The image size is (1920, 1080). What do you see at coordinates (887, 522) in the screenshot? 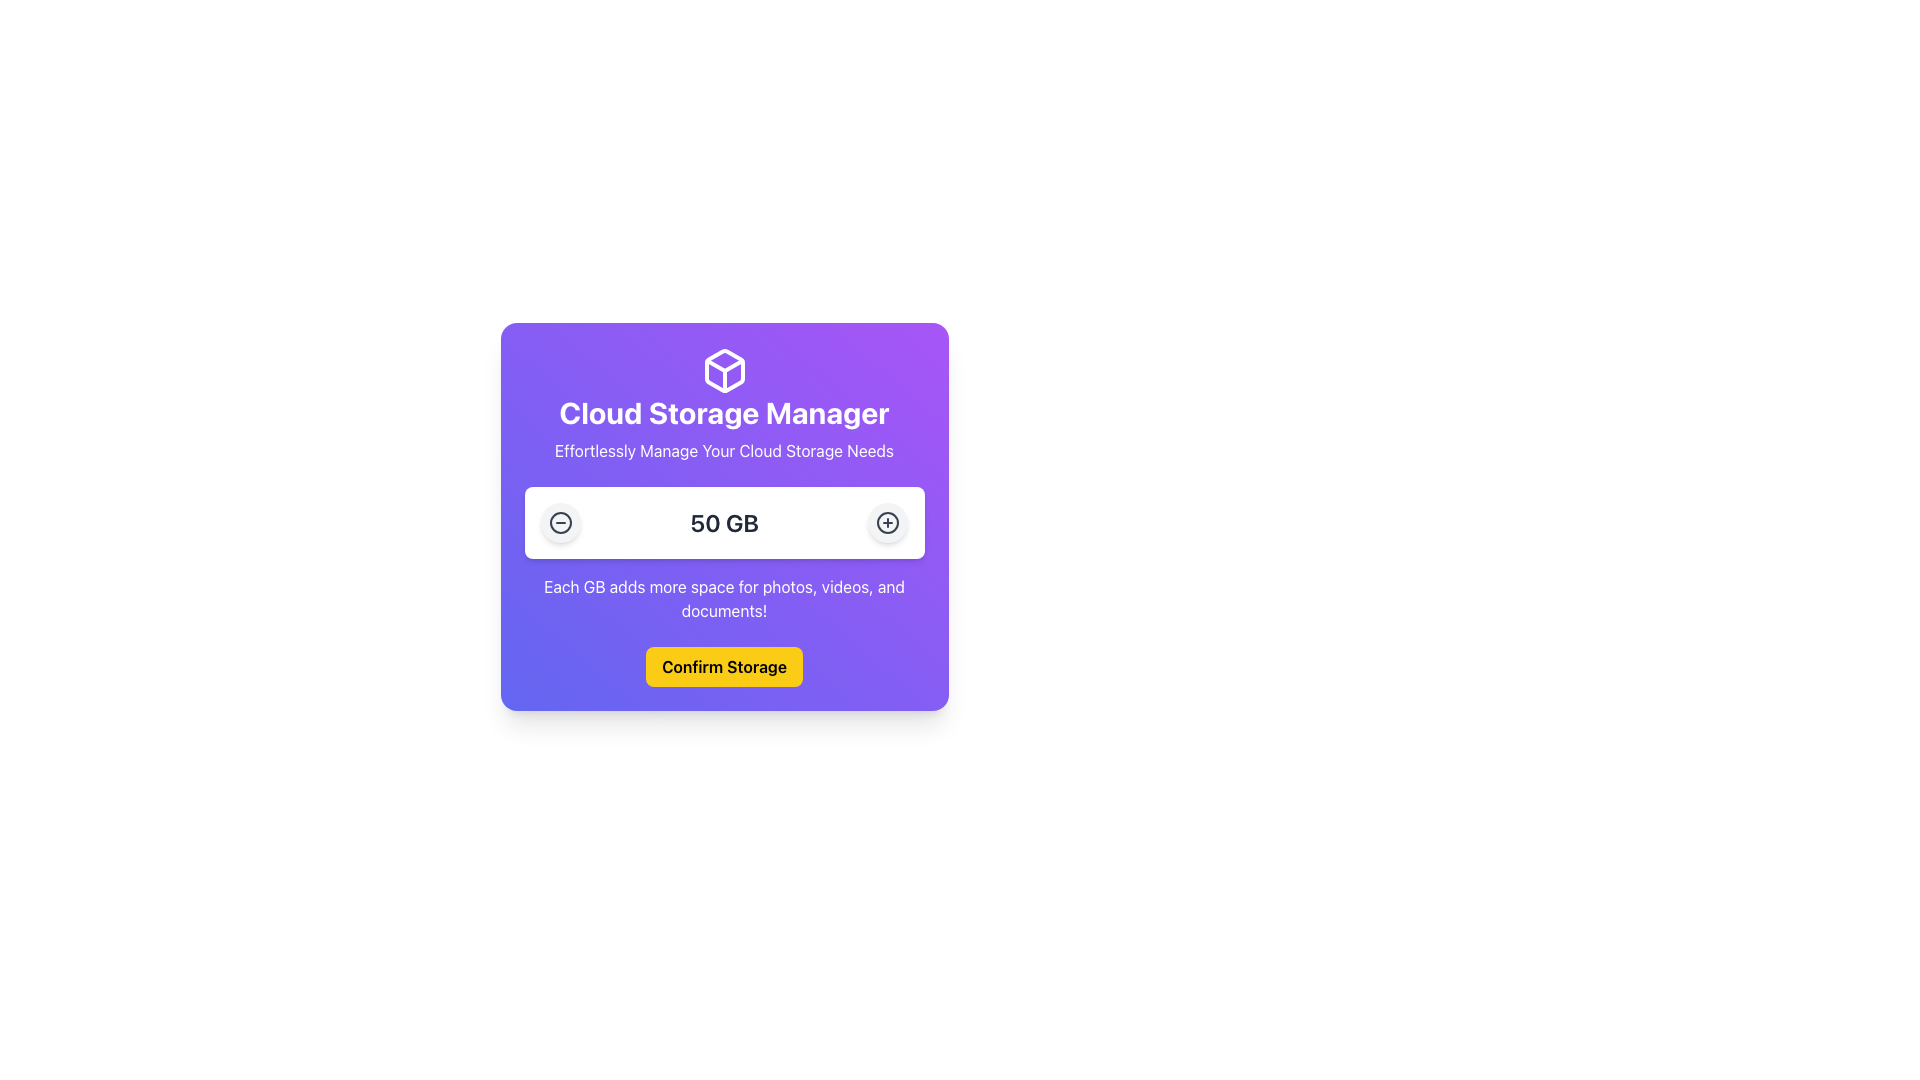
I see `the circular gray button with a plus icon, located on the far right side of the layout next to the 50 GB text` at bounding box center [887, 522].